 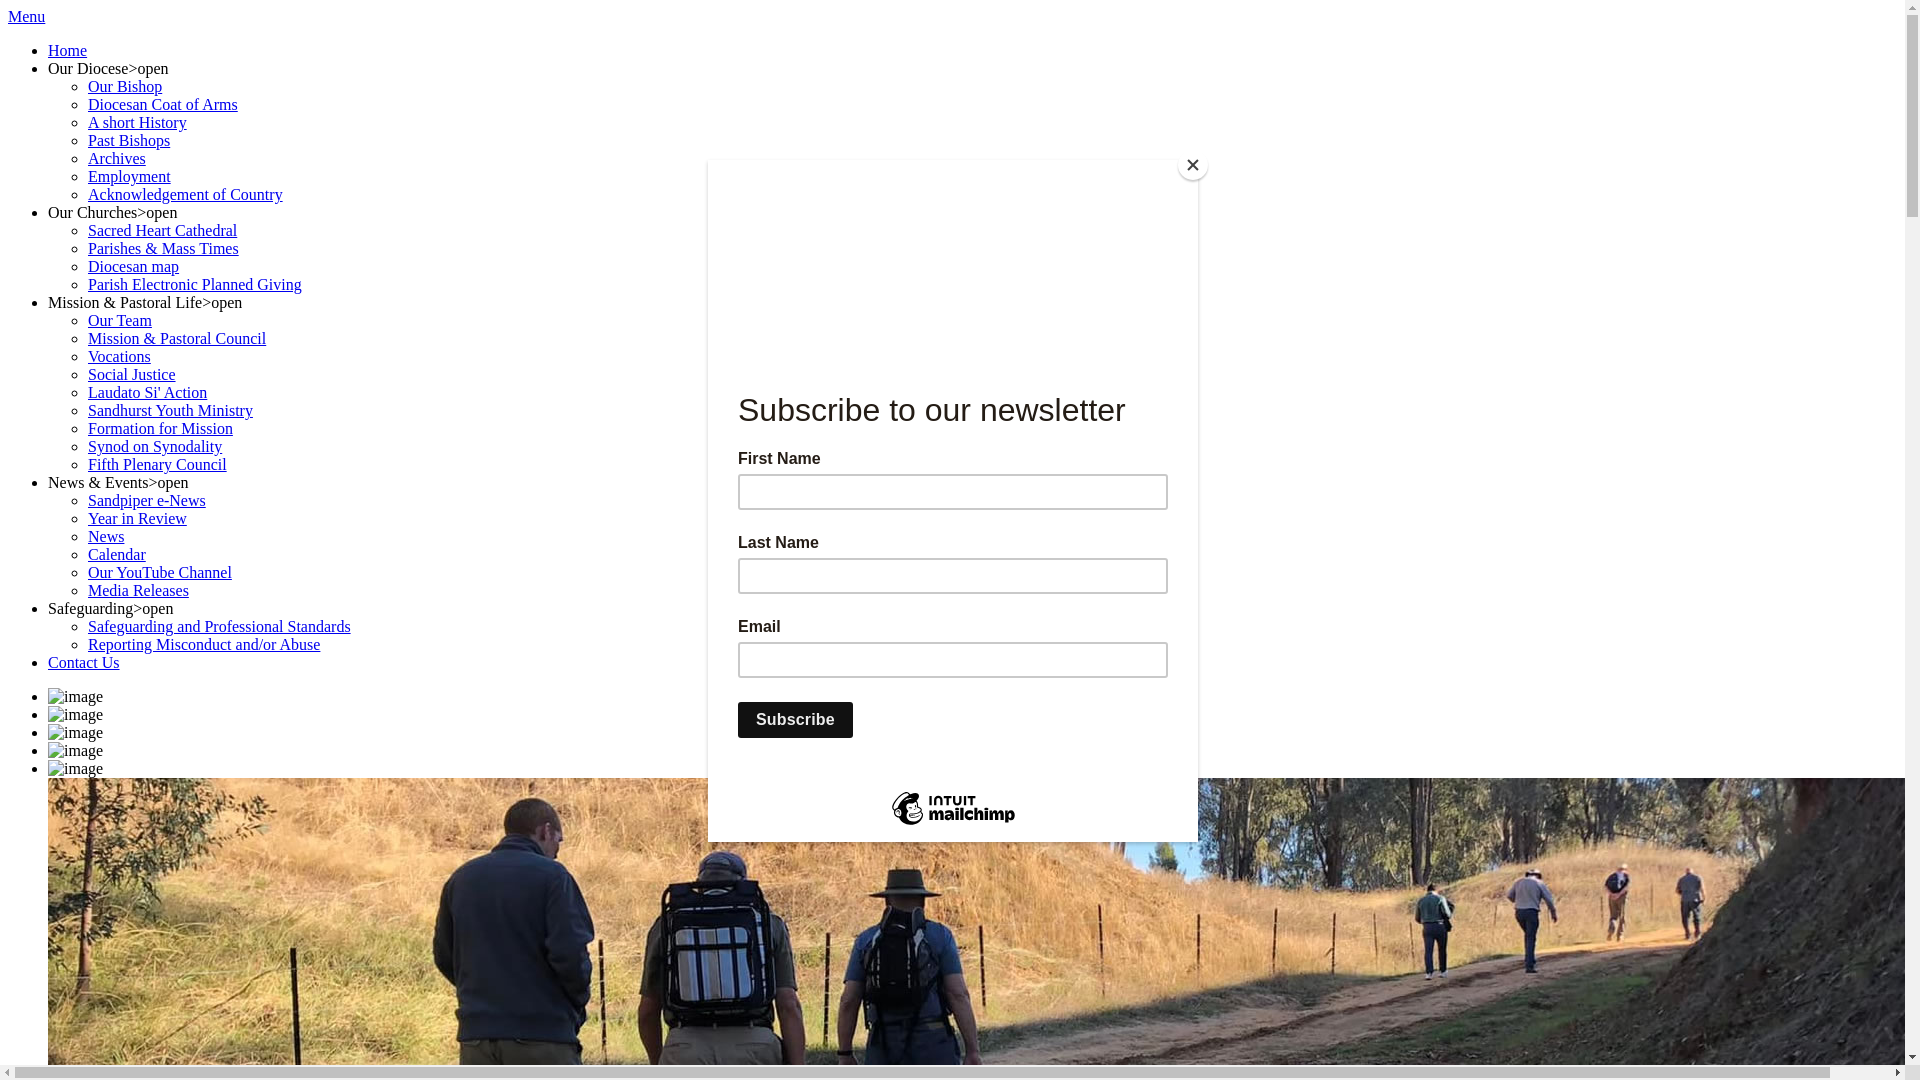 What do you see at coordinates (132, 265) in the screenshot?
I see `'Diocesan map'` at bounding box center [132, 265].